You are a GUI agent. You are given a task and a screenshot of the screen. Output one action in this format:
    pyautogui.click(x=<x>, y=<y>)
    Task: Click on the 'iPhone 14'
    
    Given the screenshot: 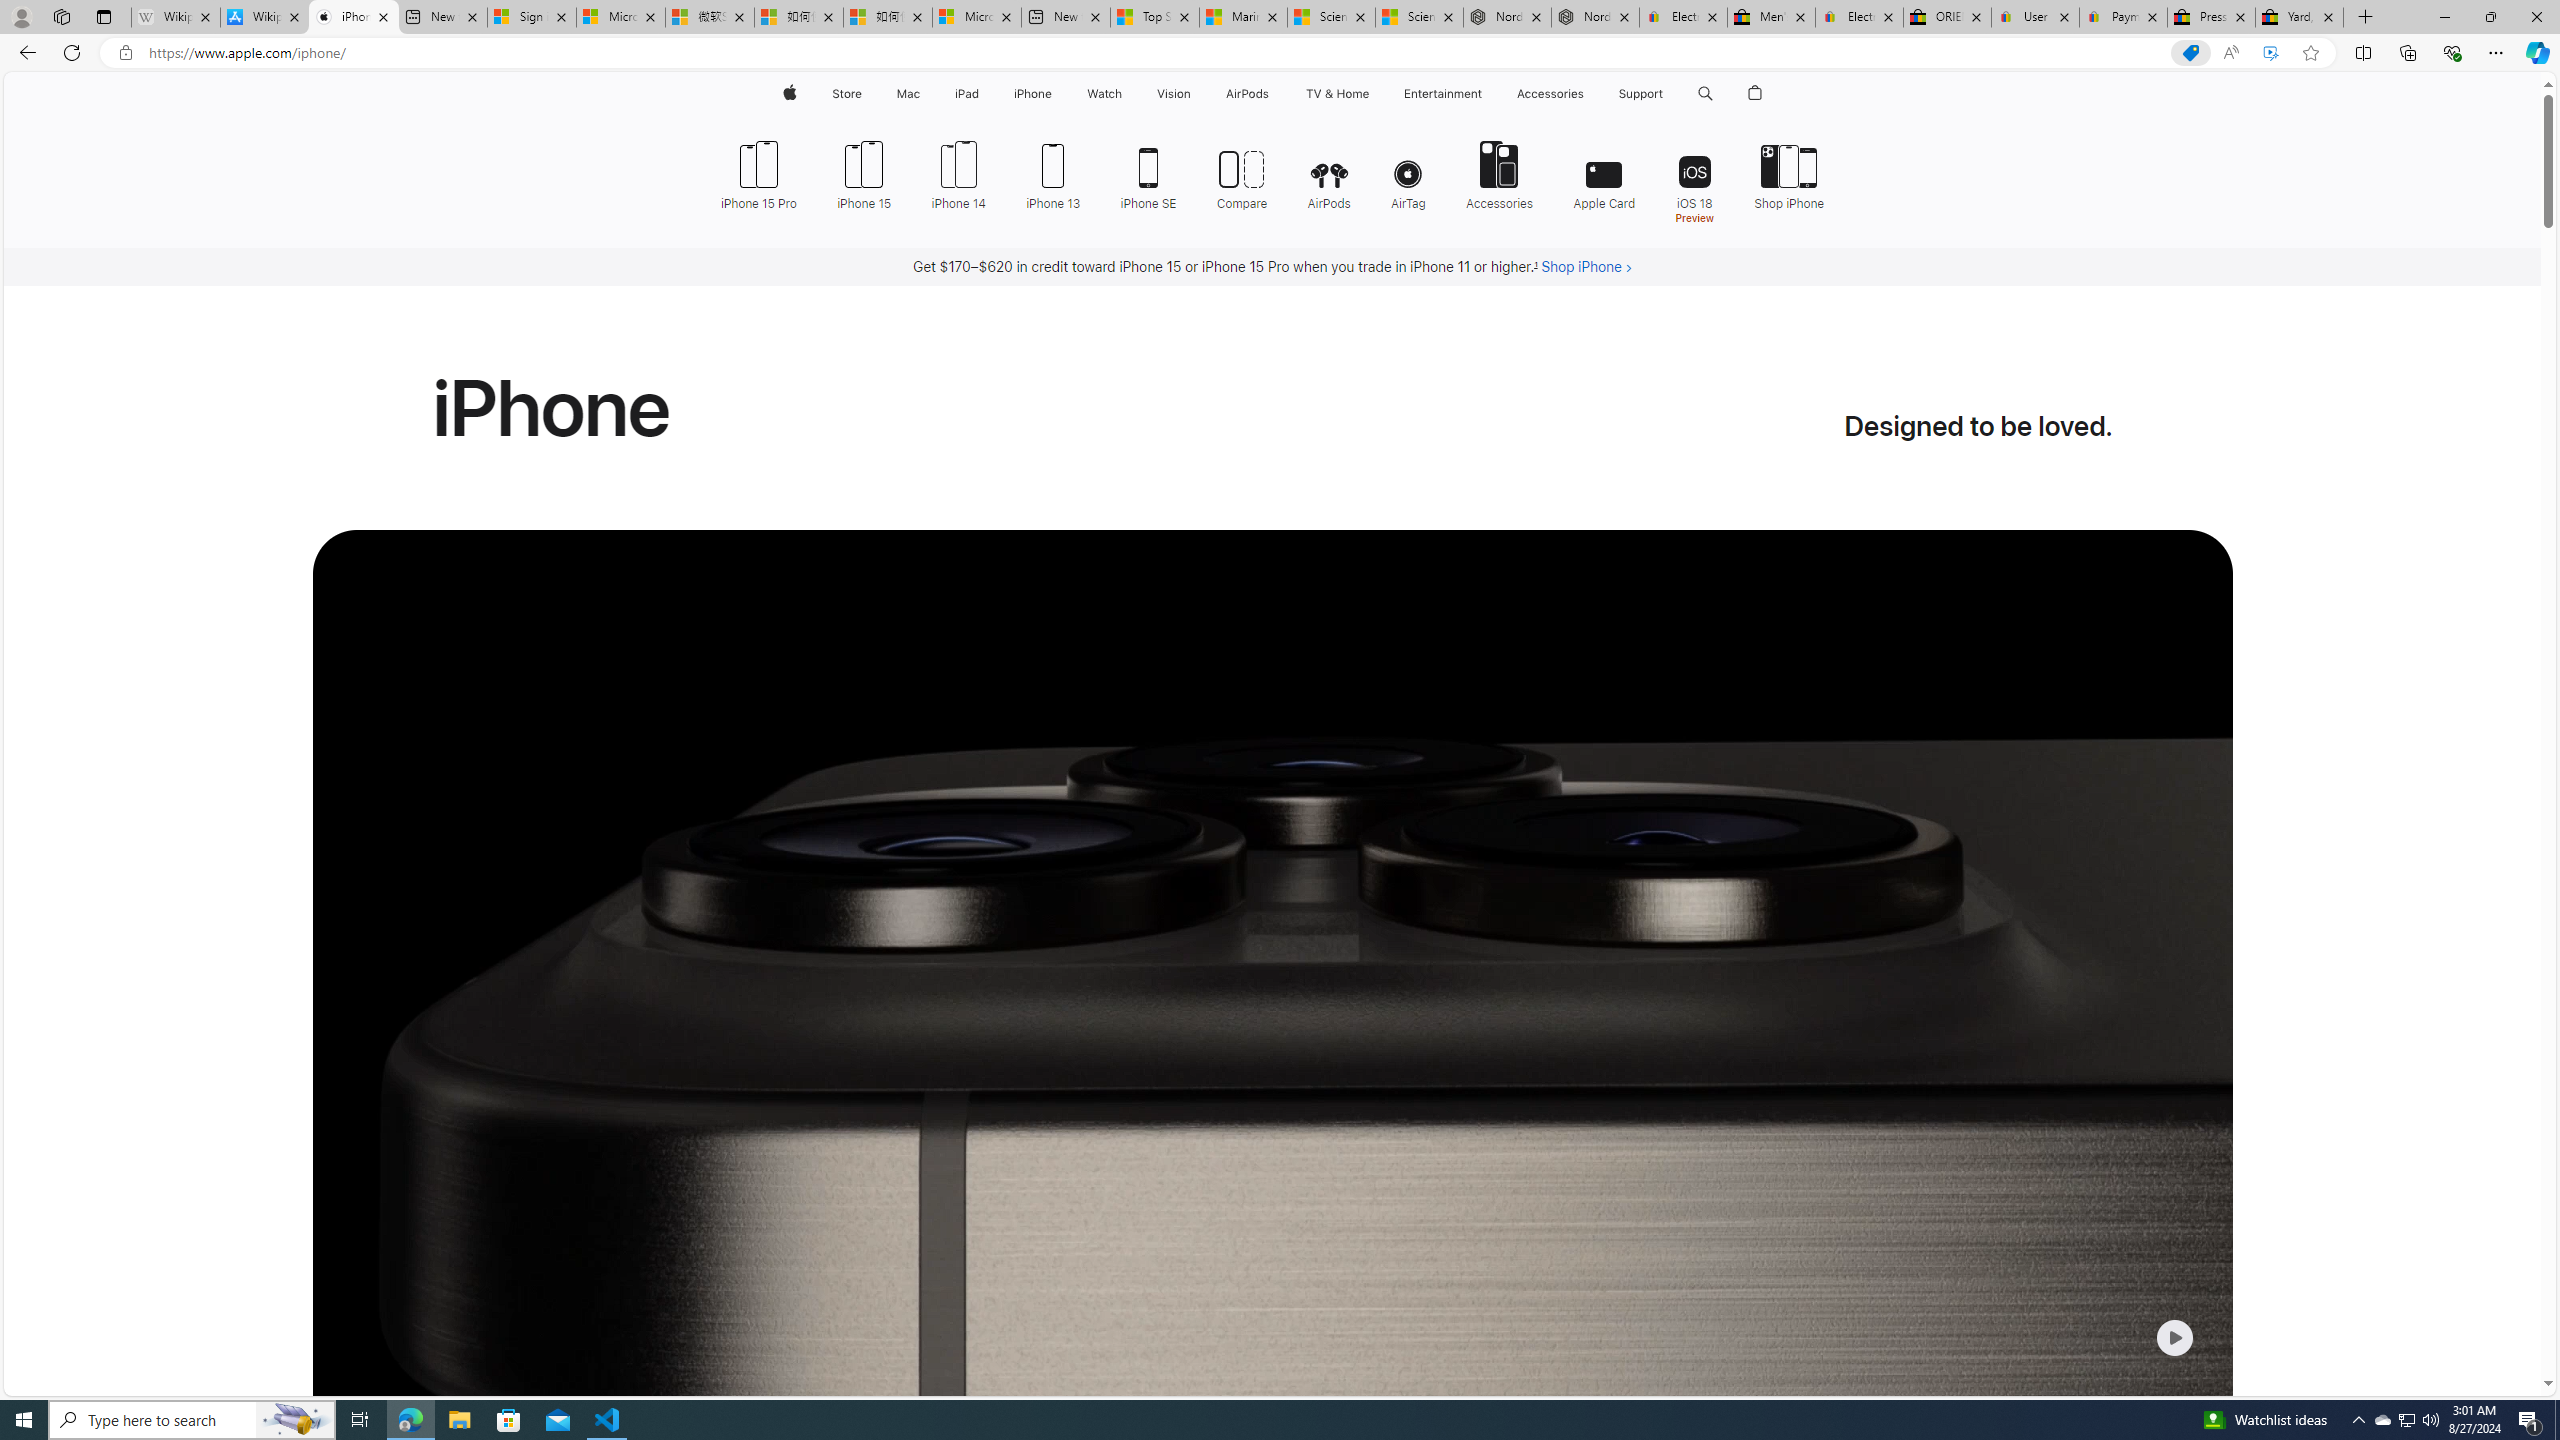 What is the action you would take?
    pyautogui.click(x=957, y=172)
    